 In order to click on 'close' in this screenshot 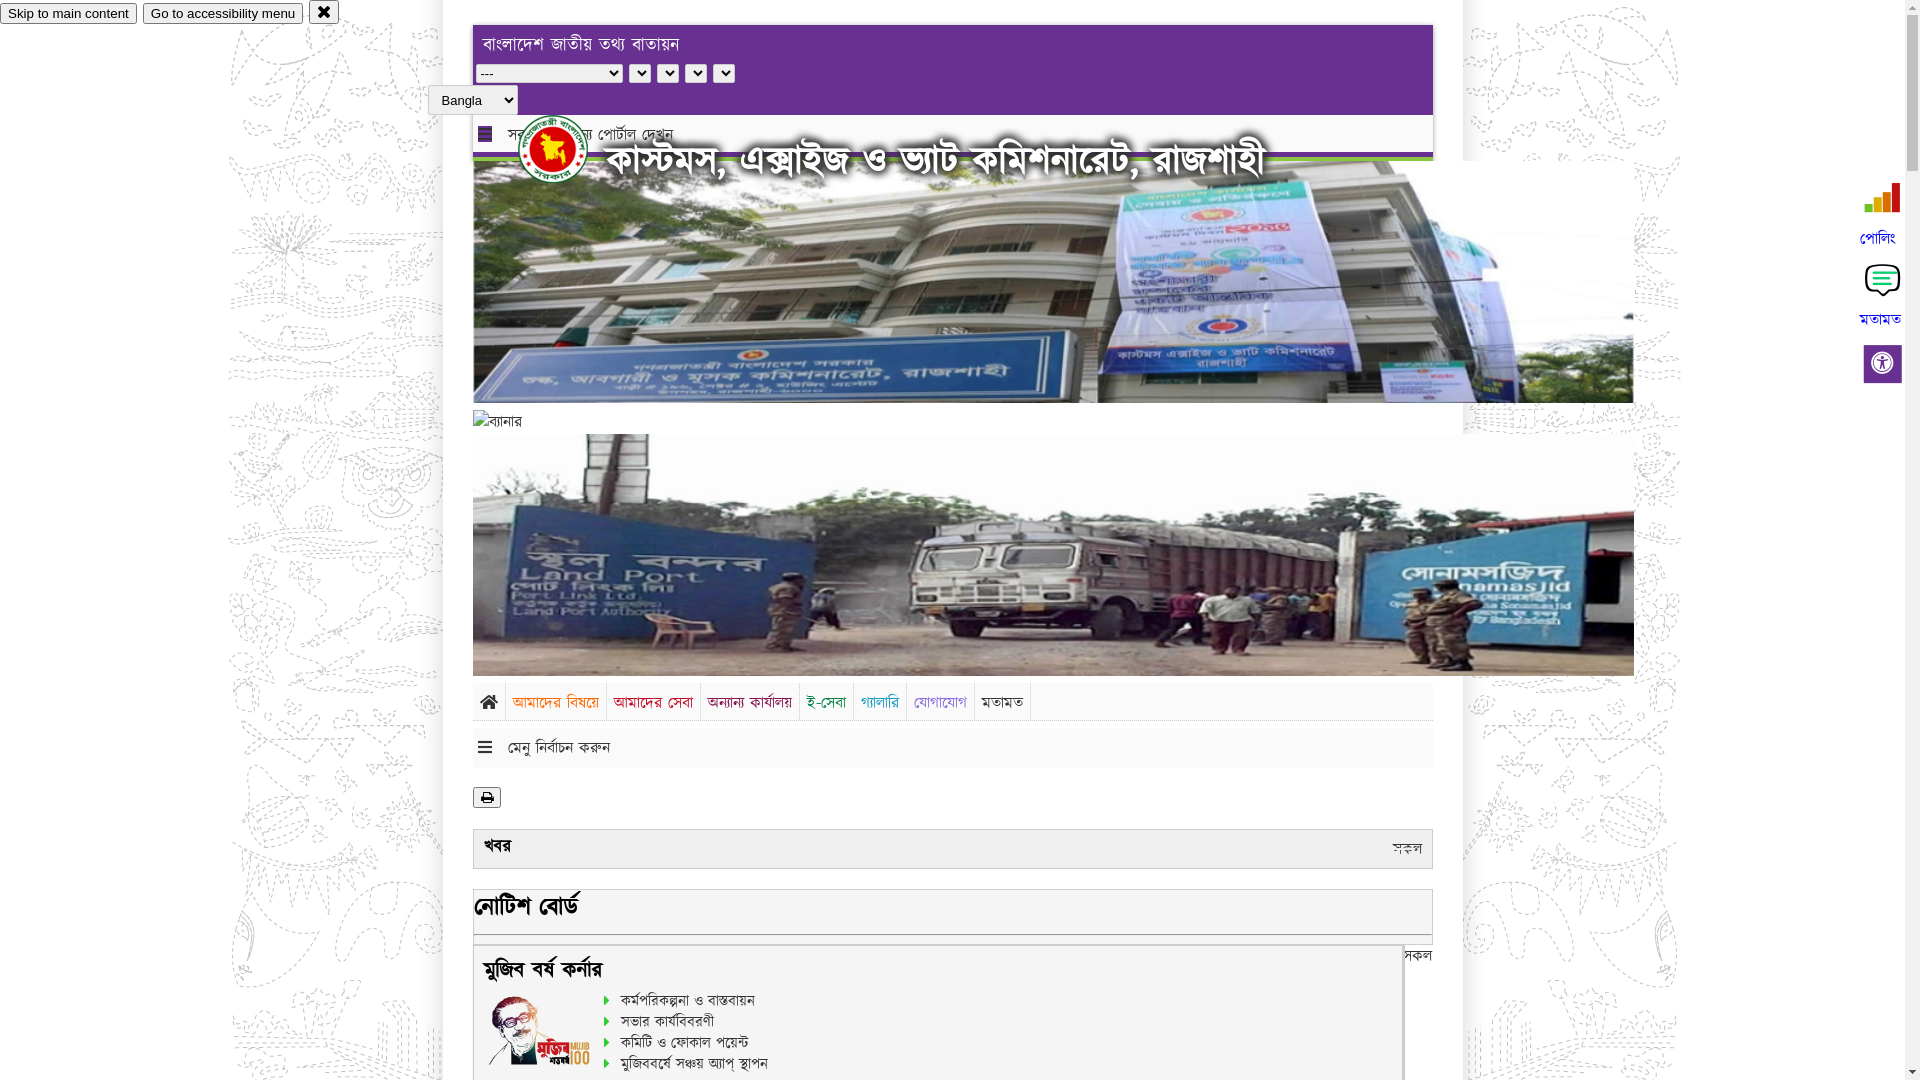, I will do `click(324, 11)`.